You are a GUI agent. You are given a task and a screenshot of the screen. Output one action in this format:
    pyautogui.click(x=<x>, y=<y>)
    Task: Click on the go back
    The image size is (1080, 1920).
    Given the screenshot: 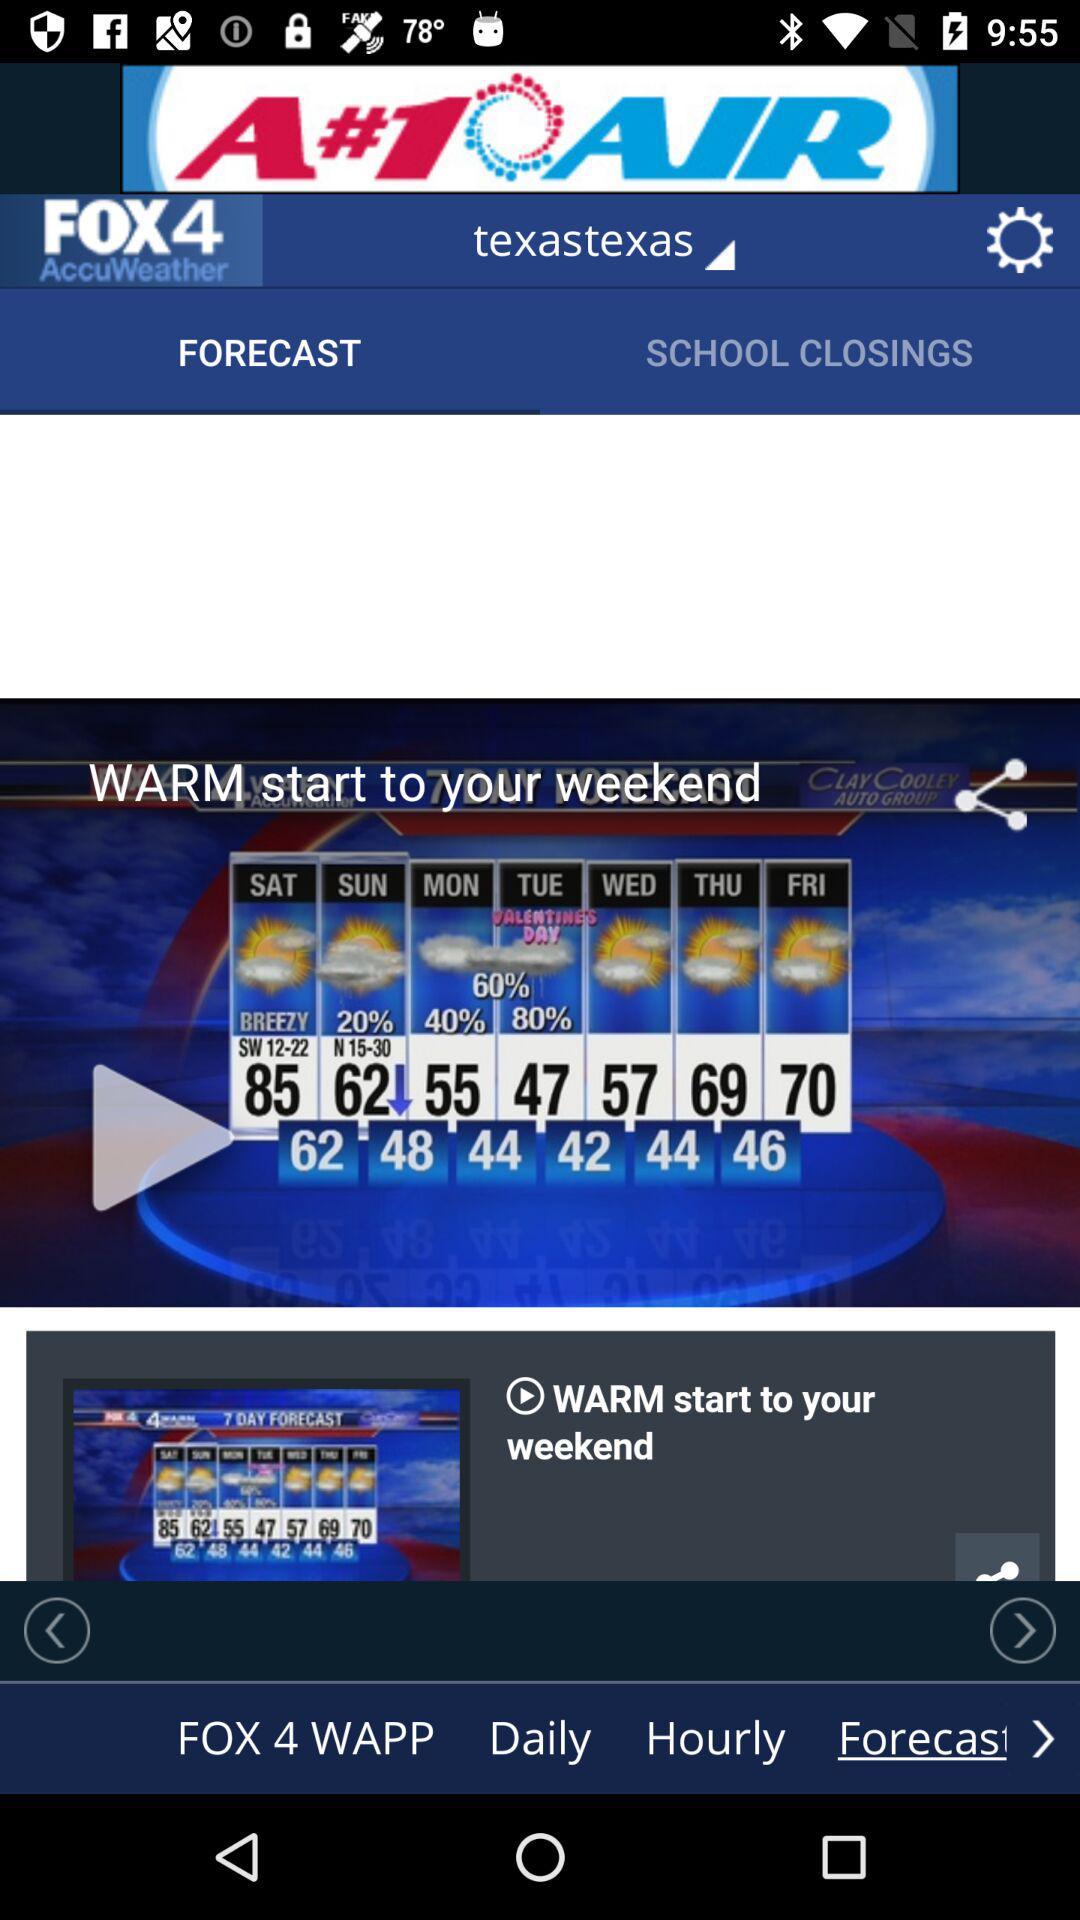 What is the action you would take?
    pyautogui.click(x=131, y=240)
    